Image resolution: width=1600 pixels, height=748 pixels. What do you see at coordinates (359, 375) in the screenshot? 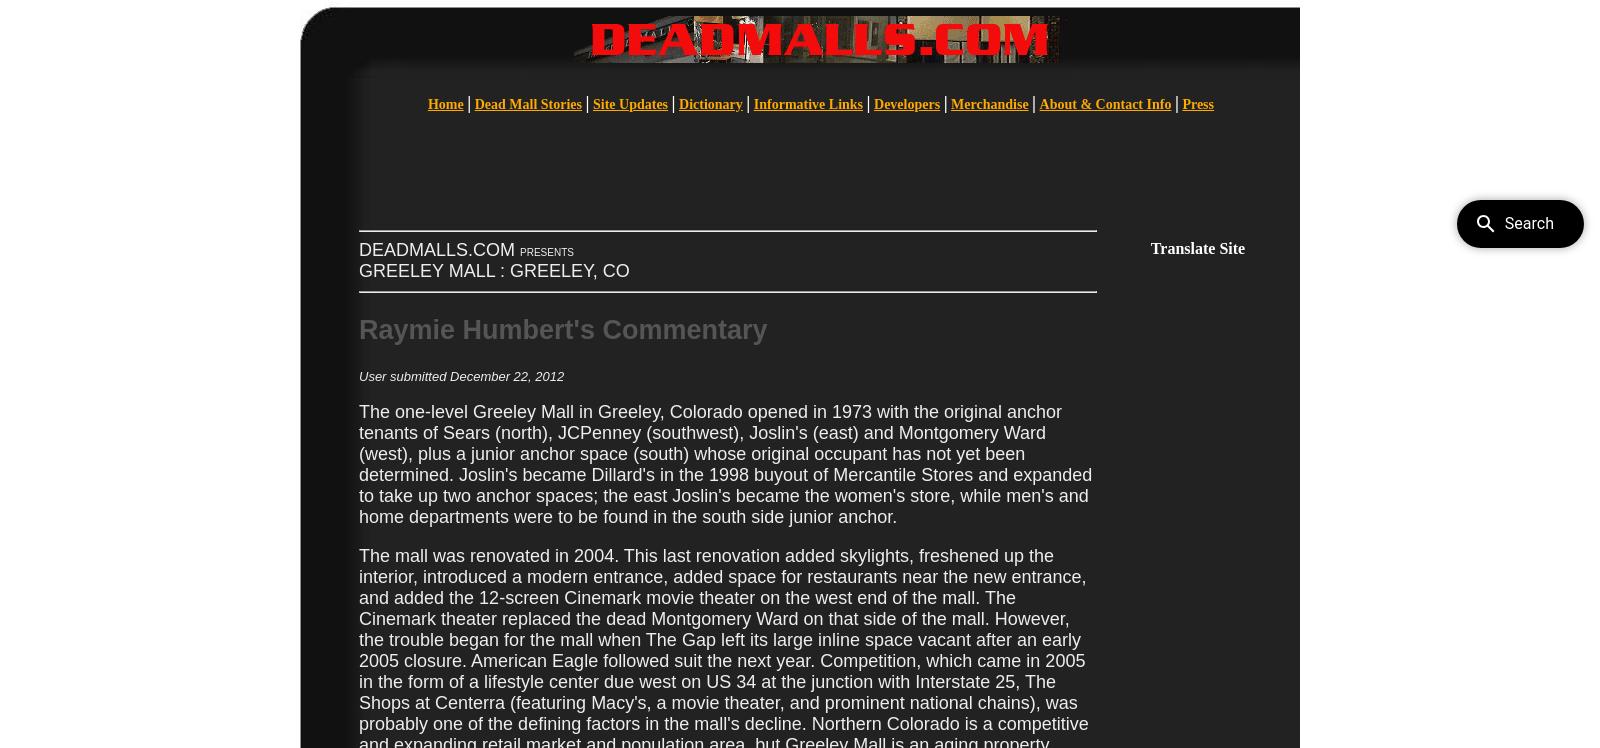
I see `'User submitted December 22, 2012'` at bounding box center [359, 375].